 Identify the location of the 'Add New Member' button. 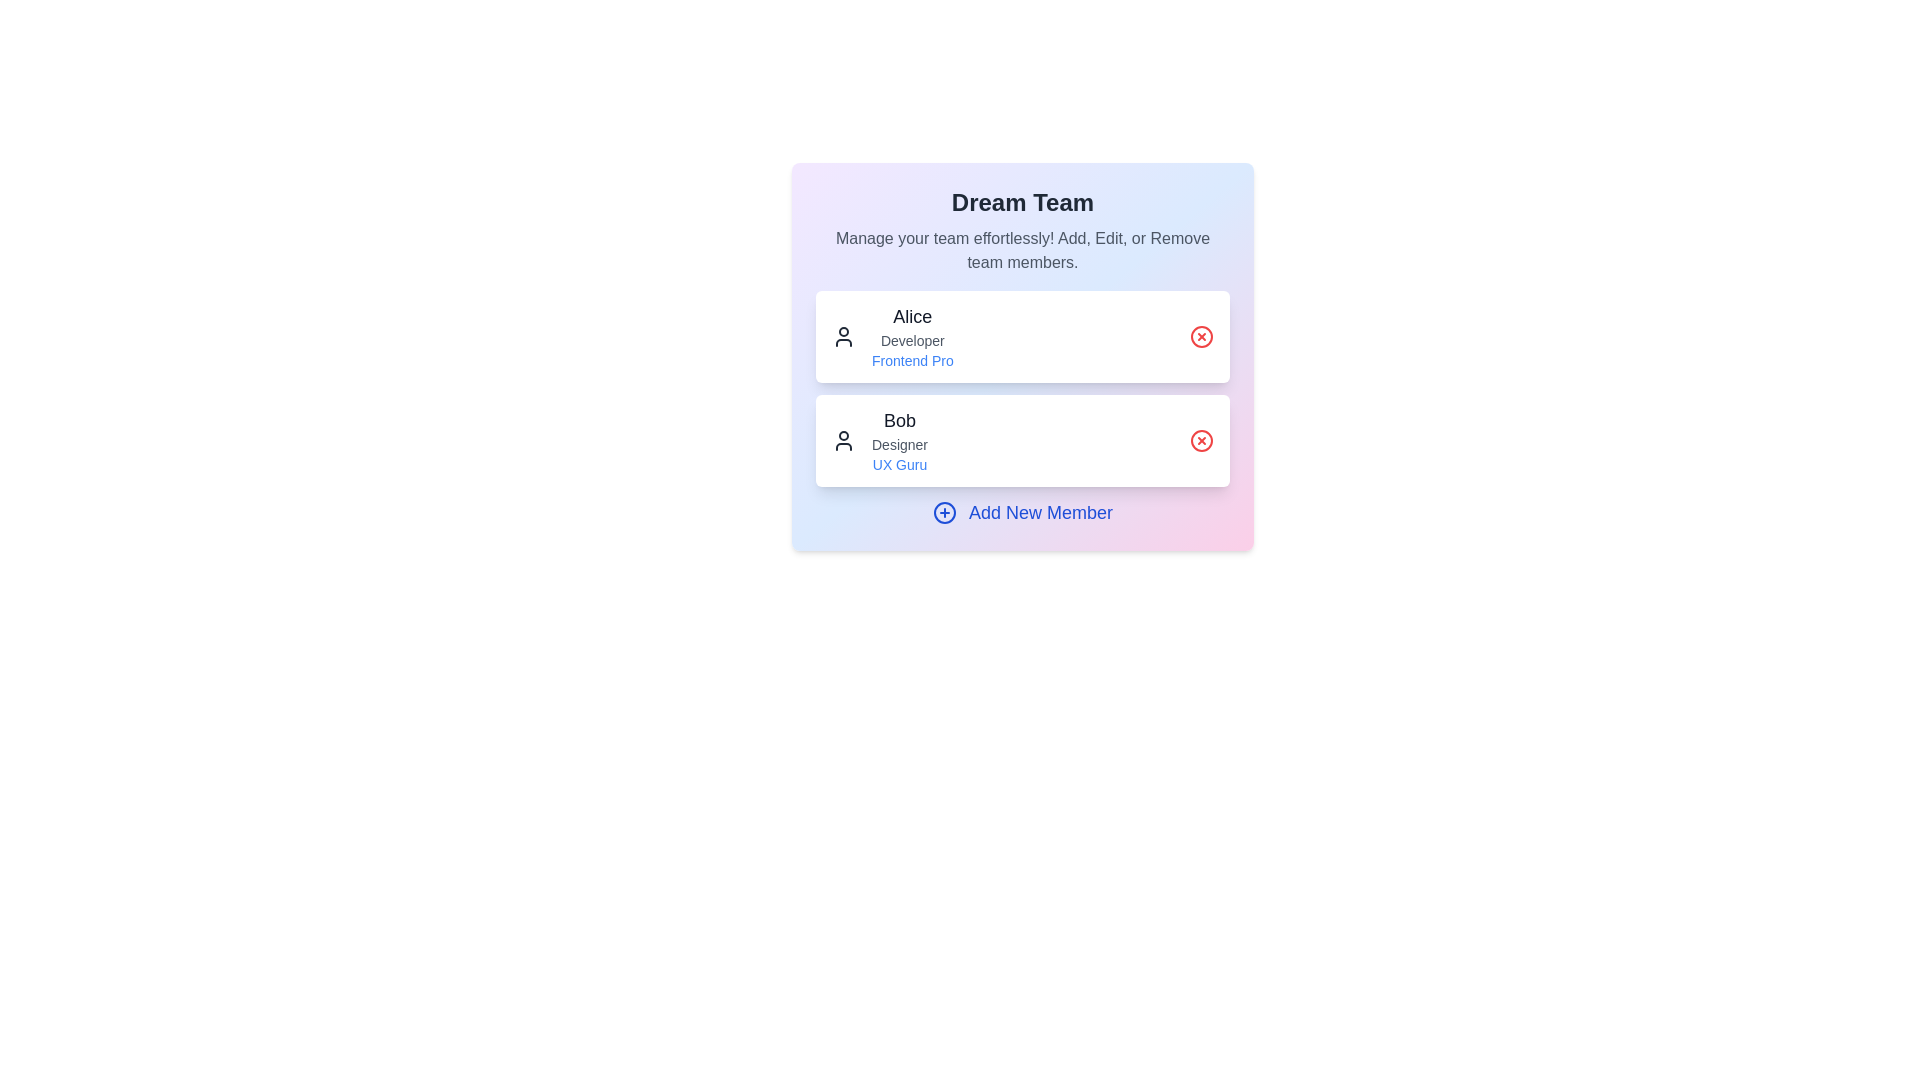
(1022, 512).